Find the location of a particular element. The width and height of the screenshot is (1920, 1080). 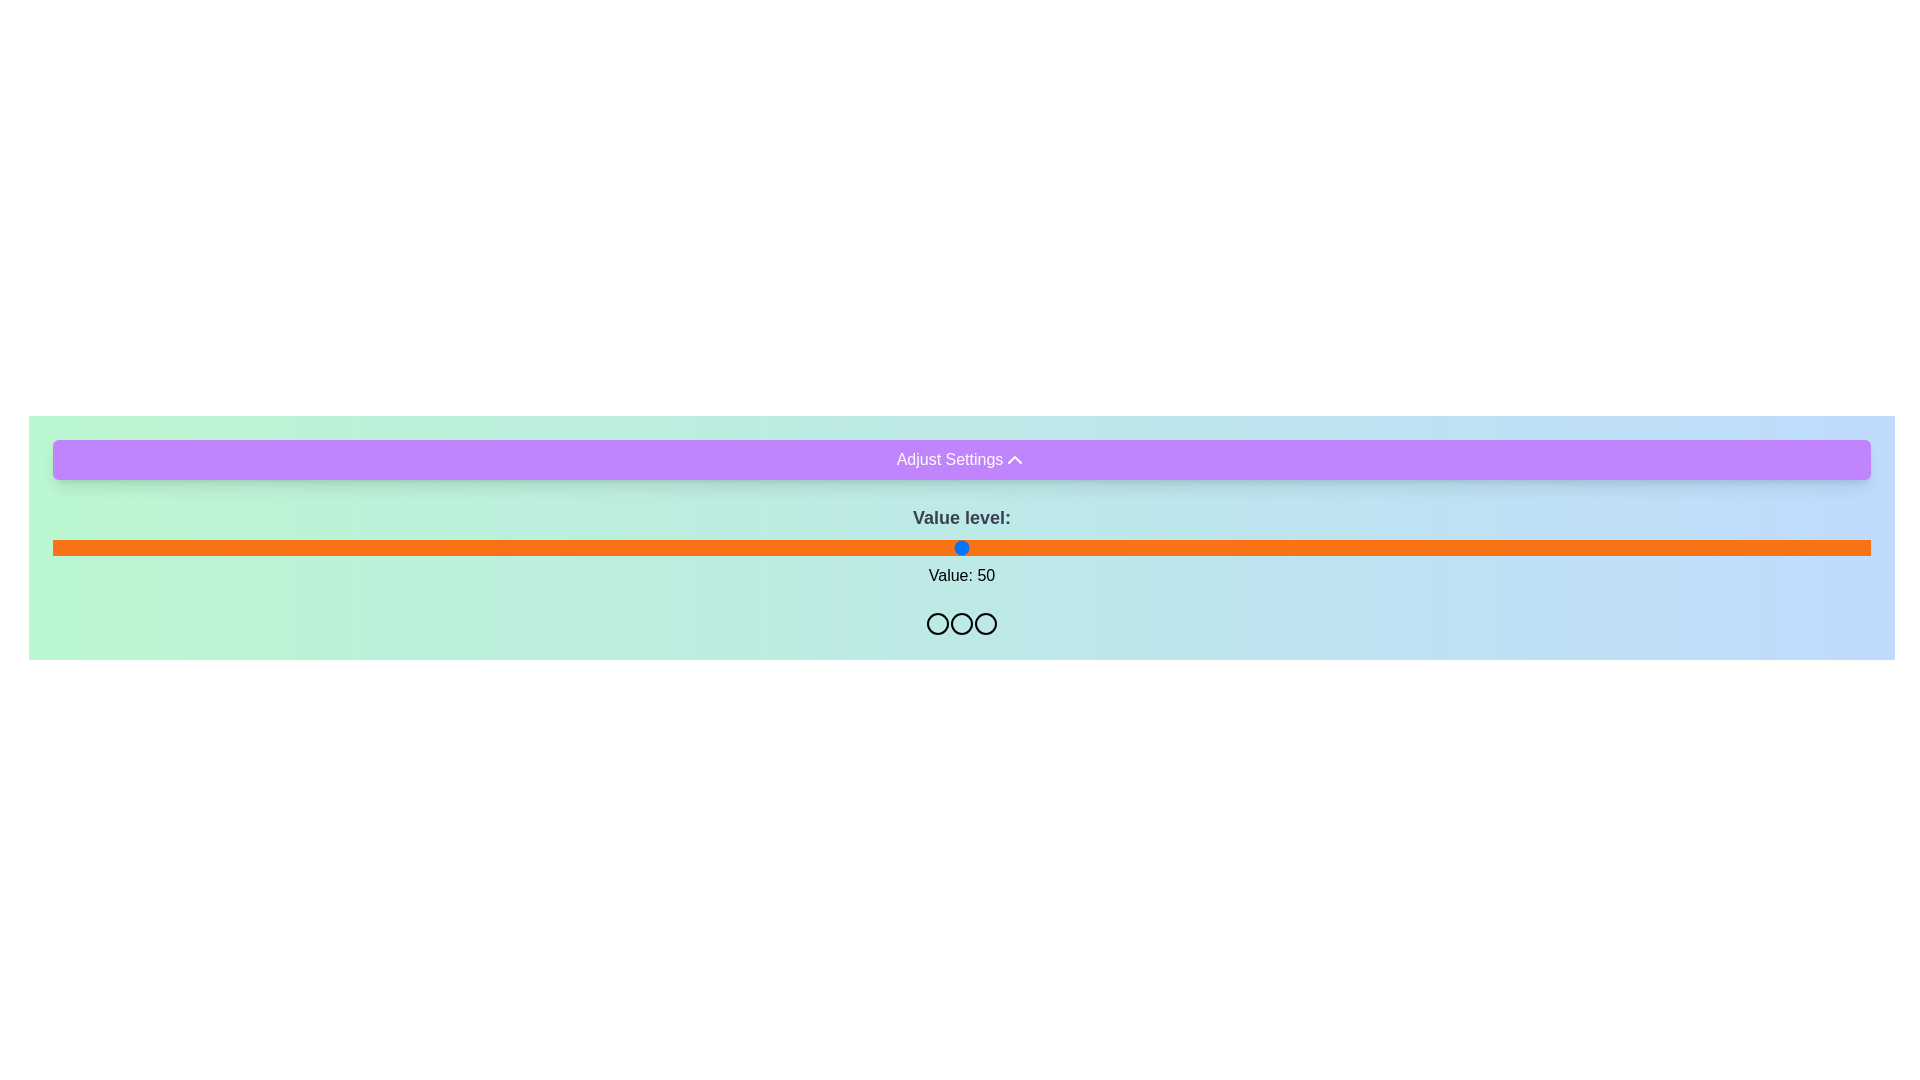

the slider to set its value to 14 is located at coordinates (306, 547).